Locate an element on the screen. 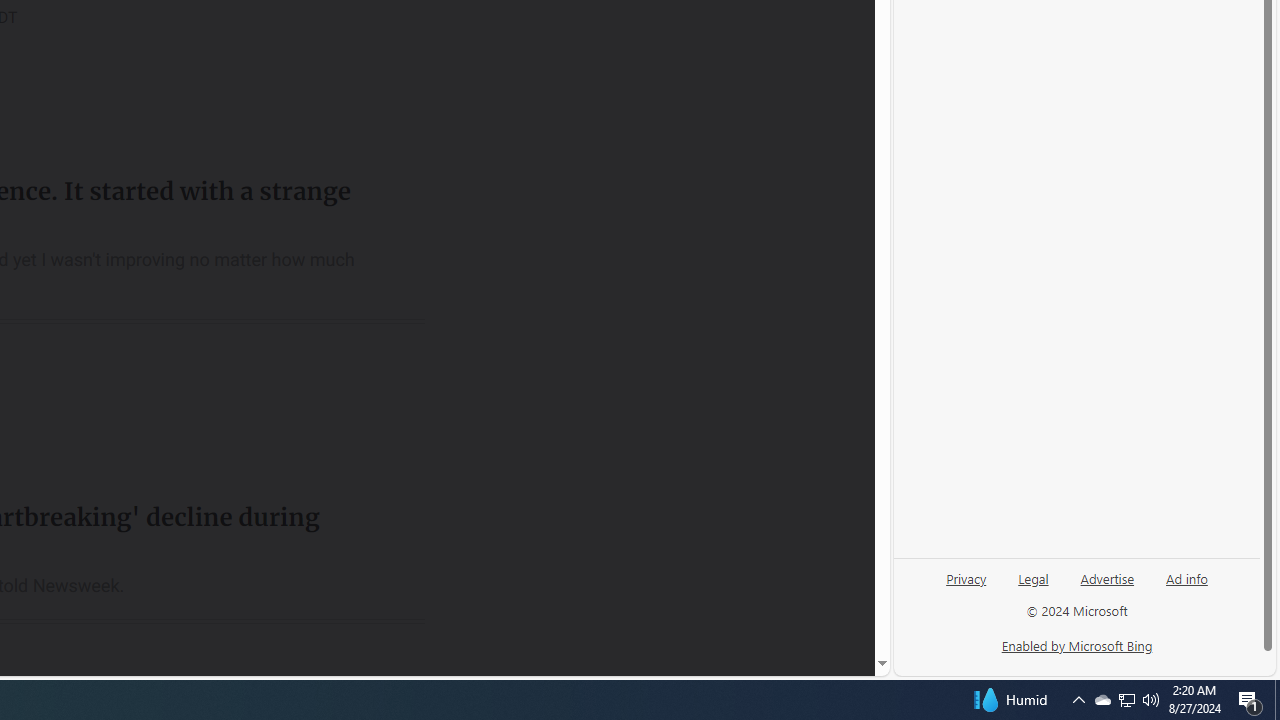  'Ad info' is located at coordinates (1187, 577).